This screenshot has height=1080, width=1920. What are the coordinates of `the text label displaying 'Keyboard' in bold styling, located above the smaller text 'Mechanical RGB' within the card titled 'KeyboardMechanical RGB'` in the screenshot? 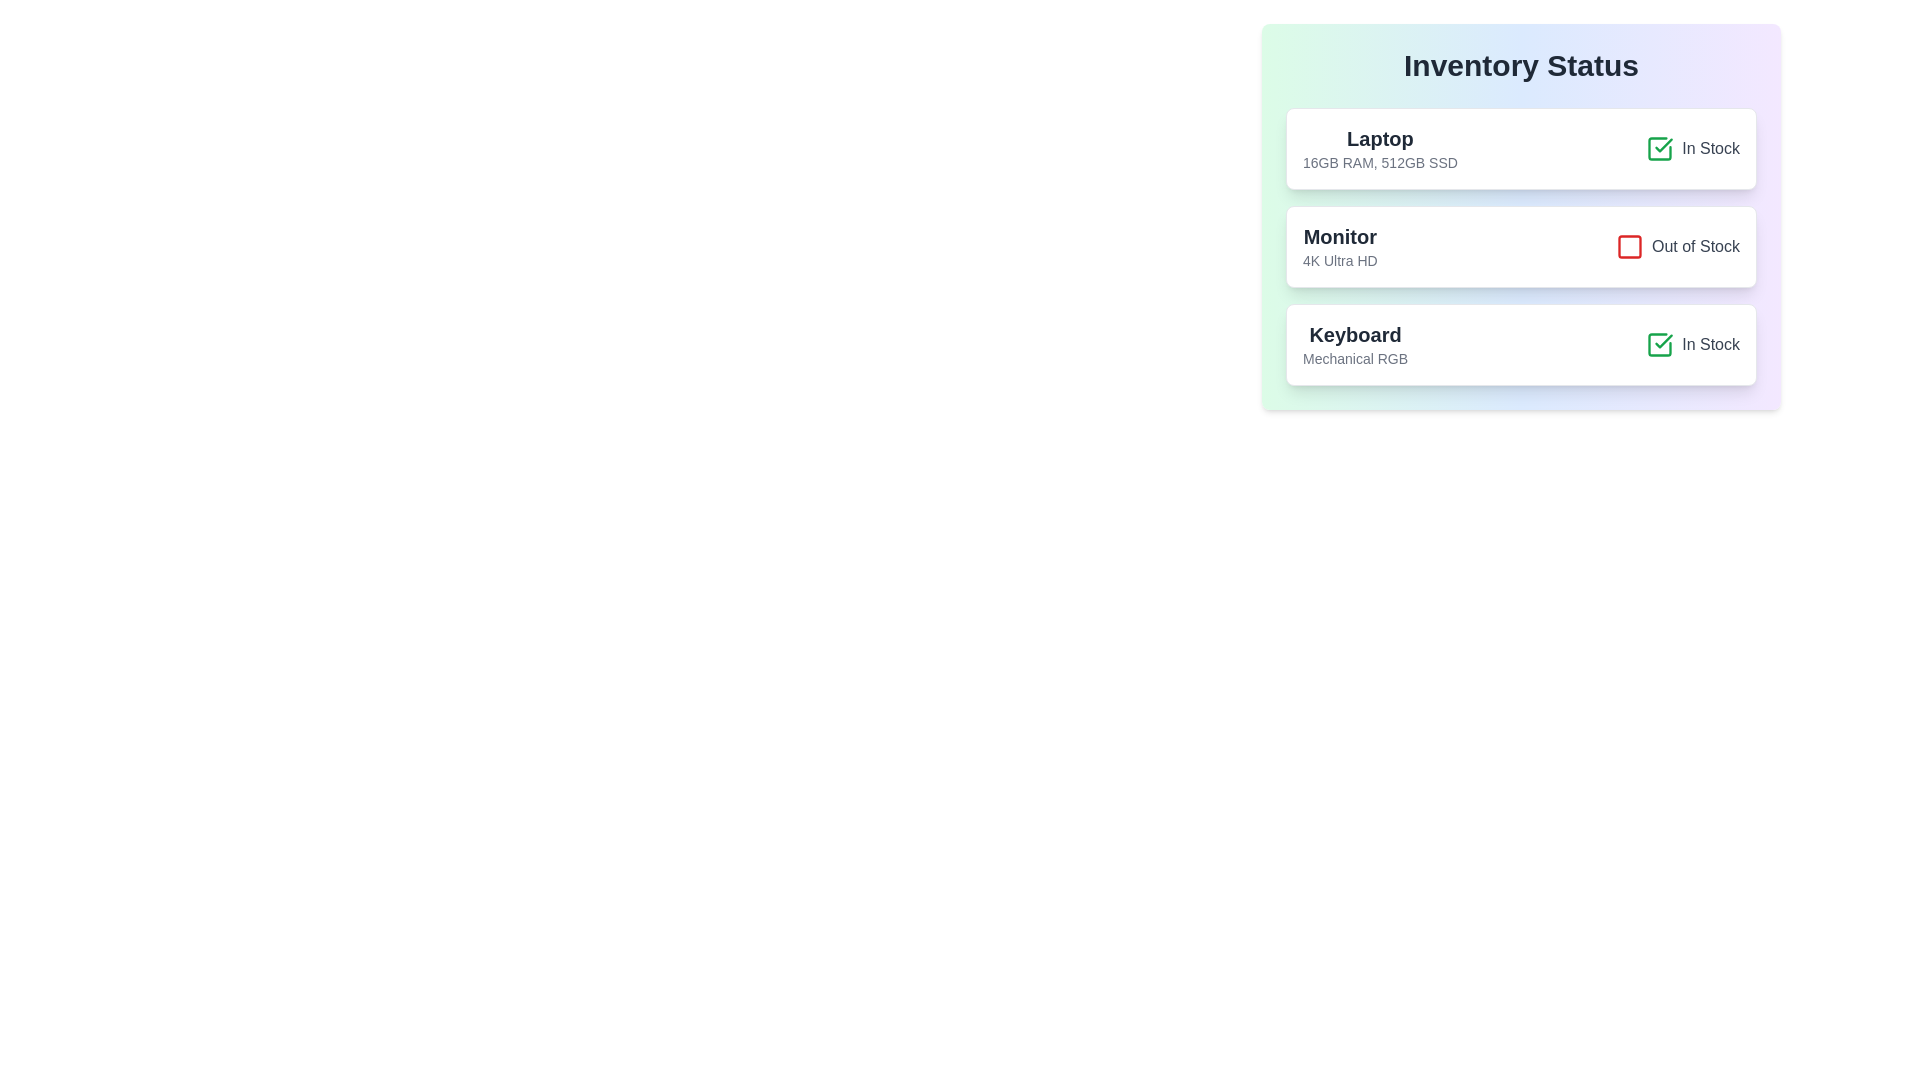 It's located at (1355, 334).